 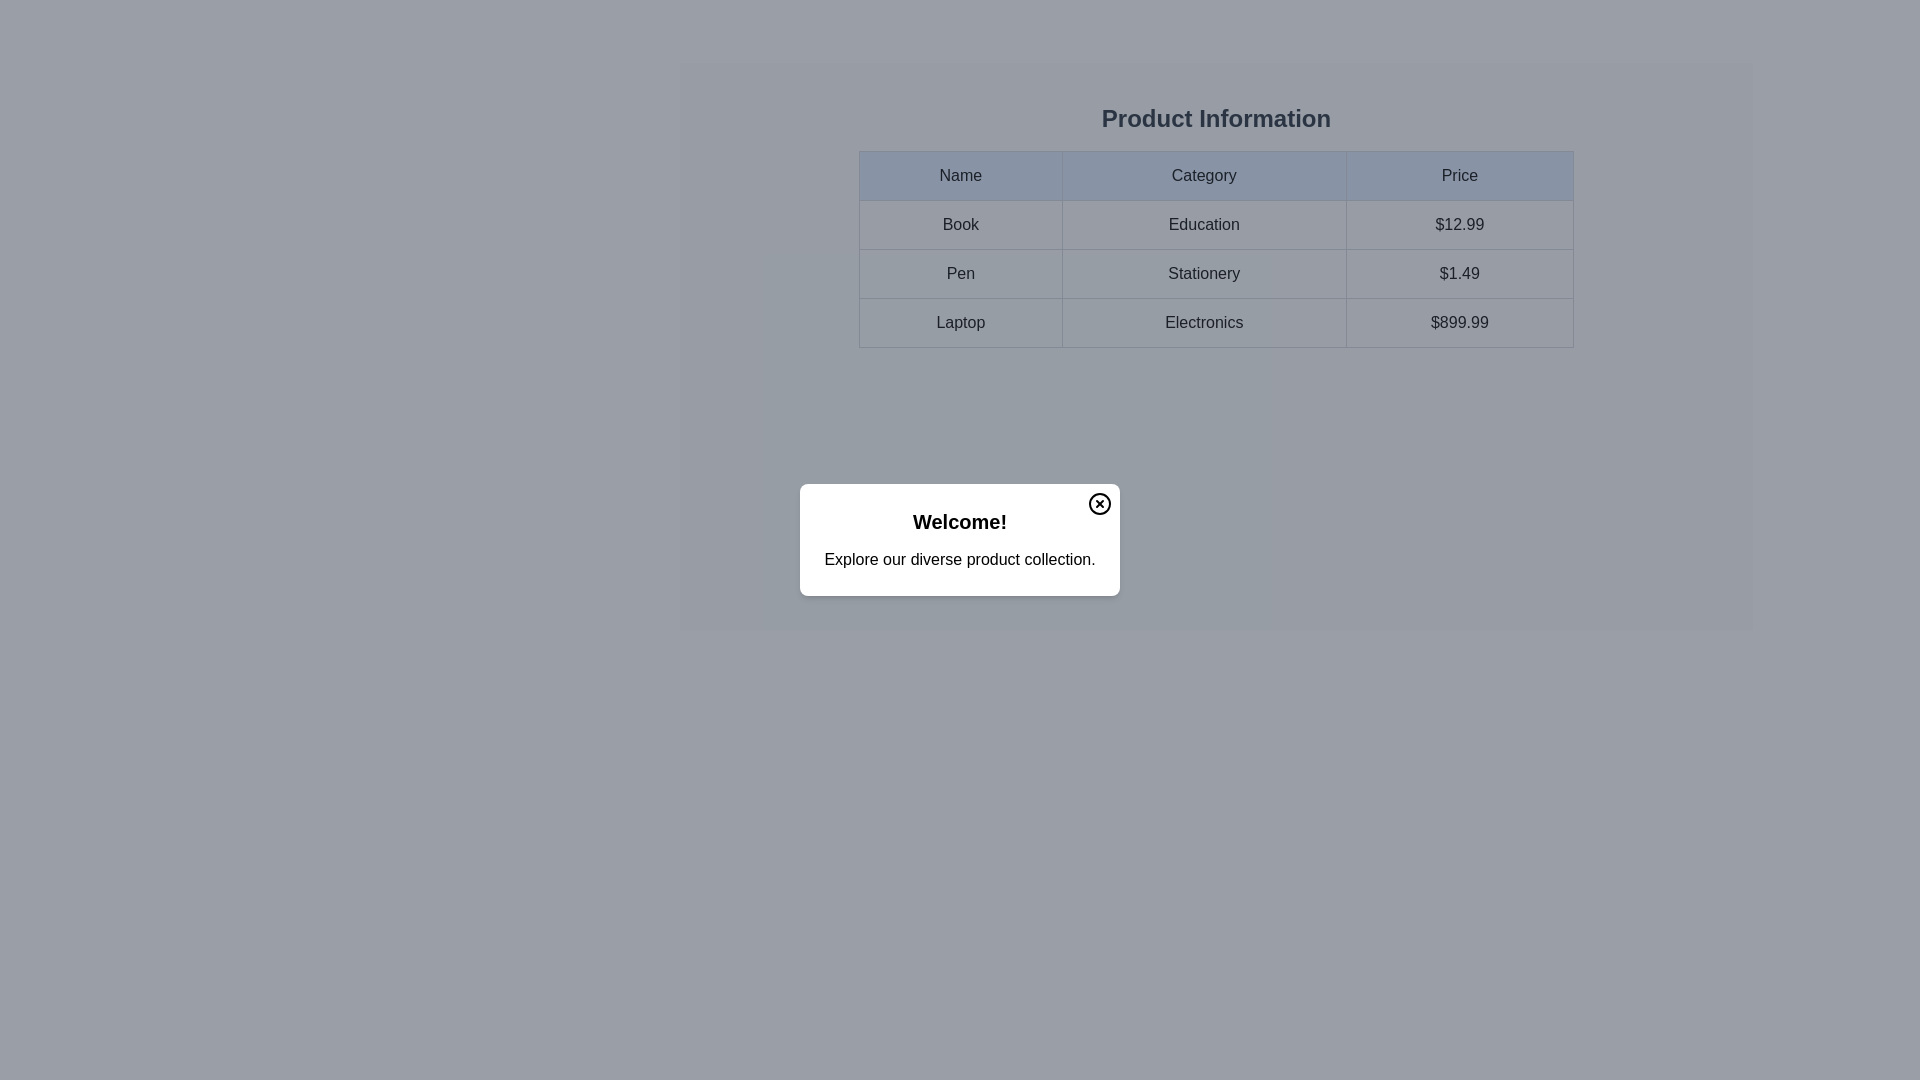 What do you see at coordinates (1215, 175) in the screenshot?
I see `text in the Table Header Row of the 'Product Information' table to understand the columns 'Name', 'Category', and 'Price'` at bounding box center [1215, 175].